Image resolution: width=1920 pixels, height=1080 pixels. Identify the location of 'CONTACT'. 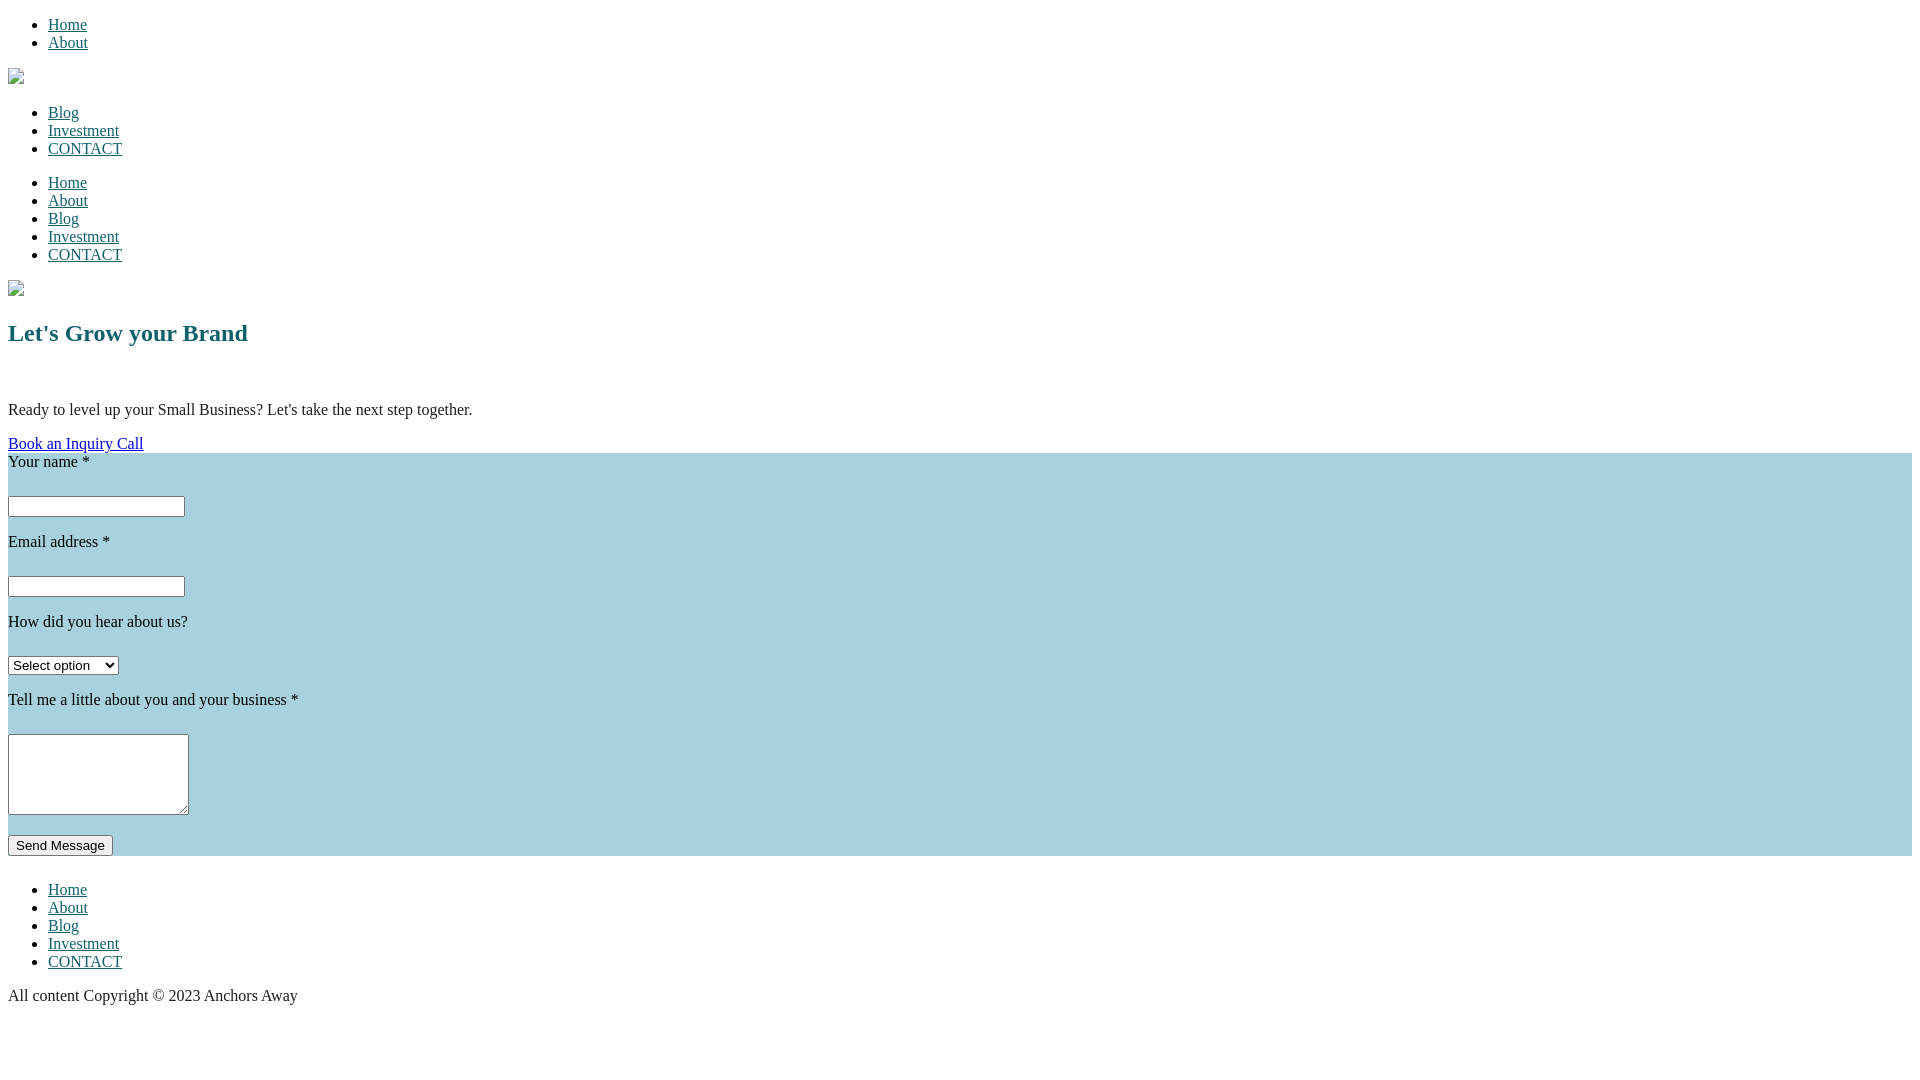
(84, 253).